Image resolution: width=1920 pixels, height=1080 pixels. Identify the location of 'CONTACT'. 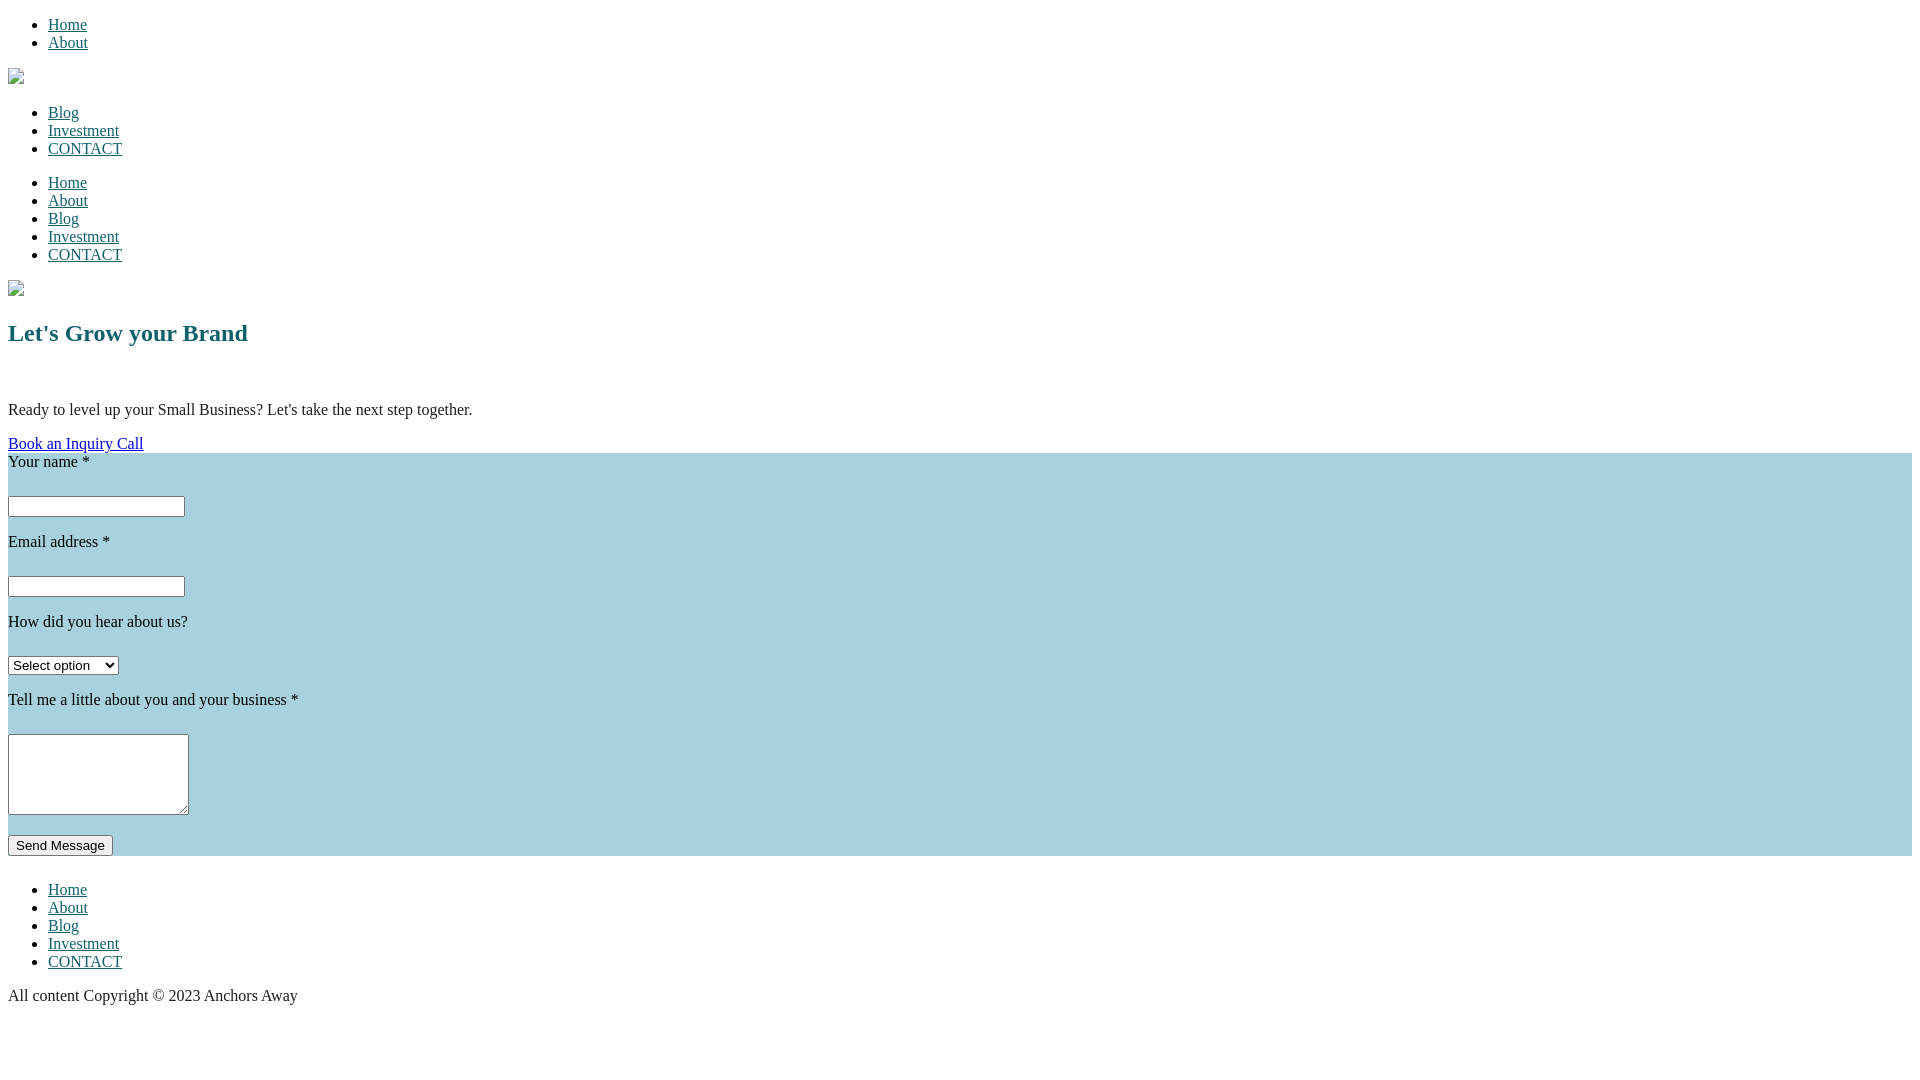
(84, 253).